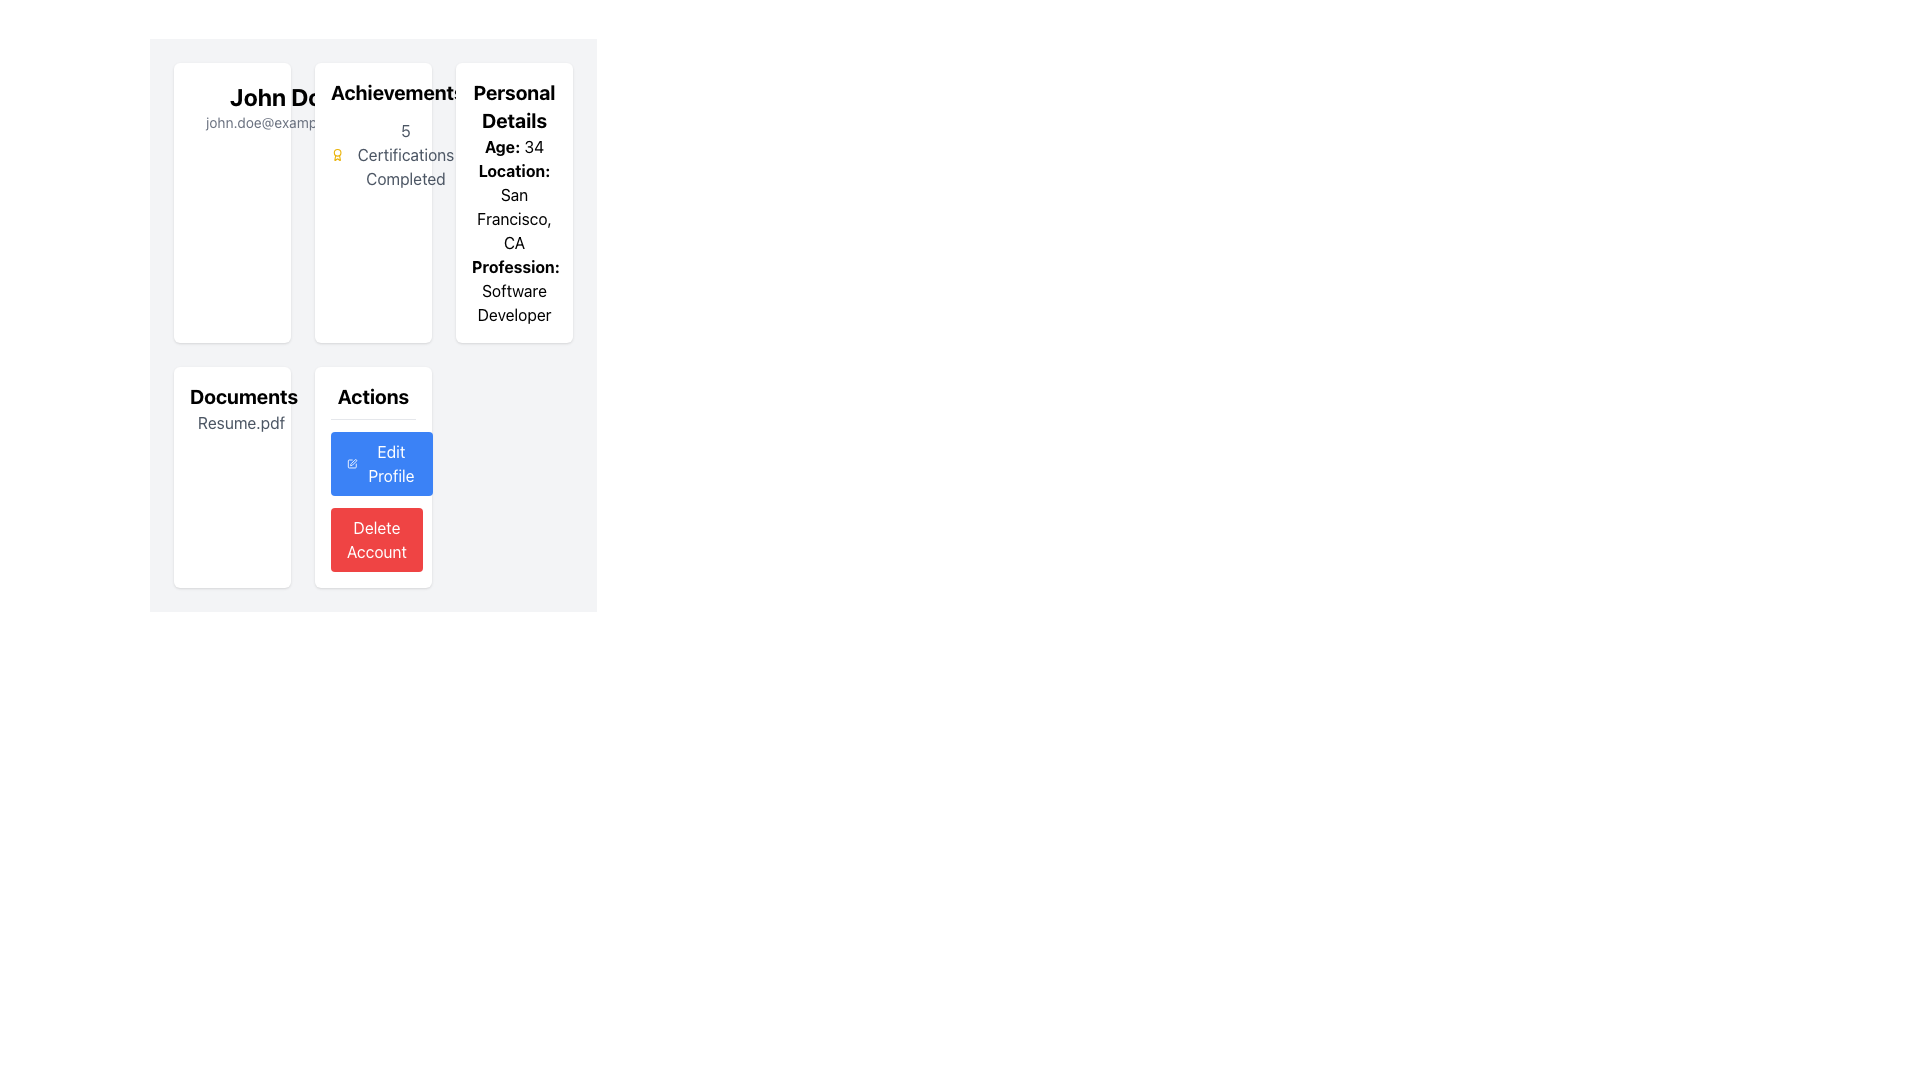 The height and width of the screenshot is (1080, 1920). What do you see at coordinates (514, 169) in the screenshot?
I see `the static text element located in the 'Personal Details' panel, positioned under 'Age: 34' and above 'San Francisco, CA'` at bounding box center [514, 169].